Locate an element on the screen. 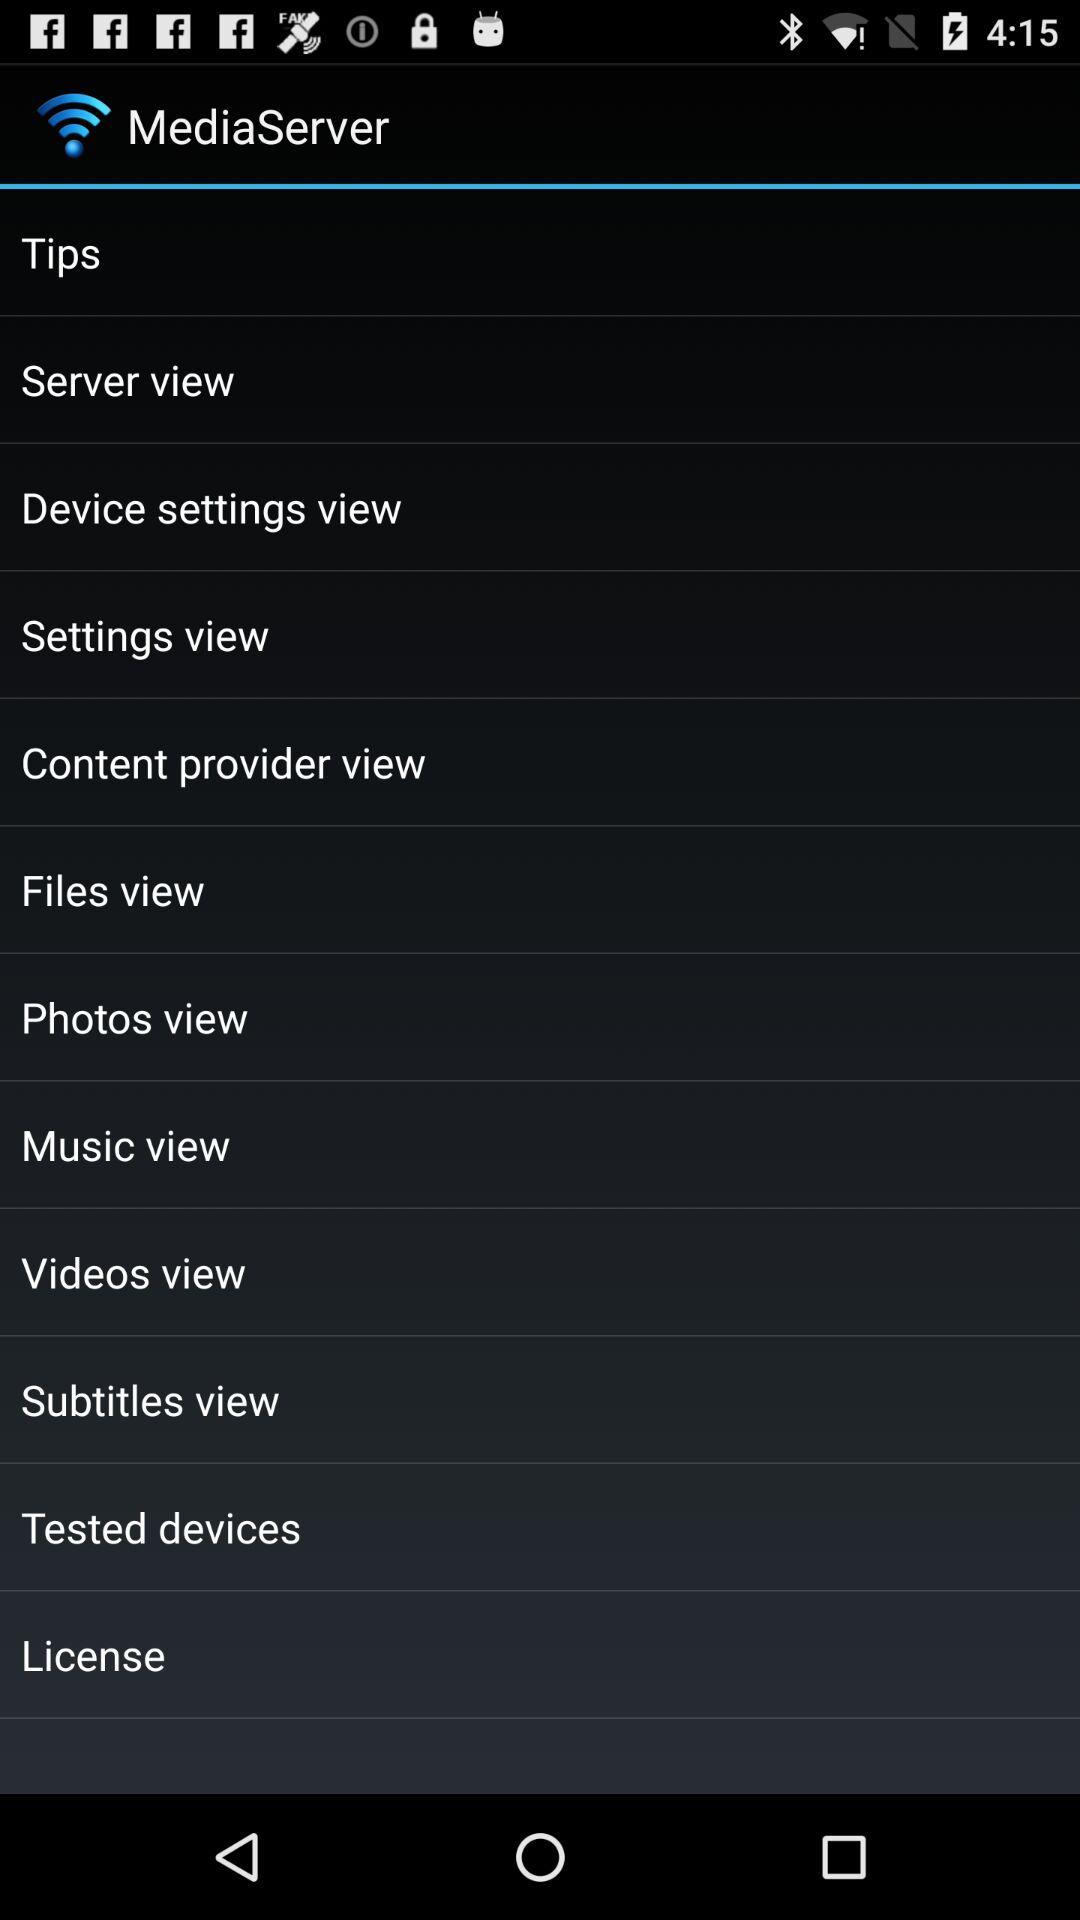 This screenshot has width=1080, height=1920. the icon above the music view is located at coordinates (540, 1017).